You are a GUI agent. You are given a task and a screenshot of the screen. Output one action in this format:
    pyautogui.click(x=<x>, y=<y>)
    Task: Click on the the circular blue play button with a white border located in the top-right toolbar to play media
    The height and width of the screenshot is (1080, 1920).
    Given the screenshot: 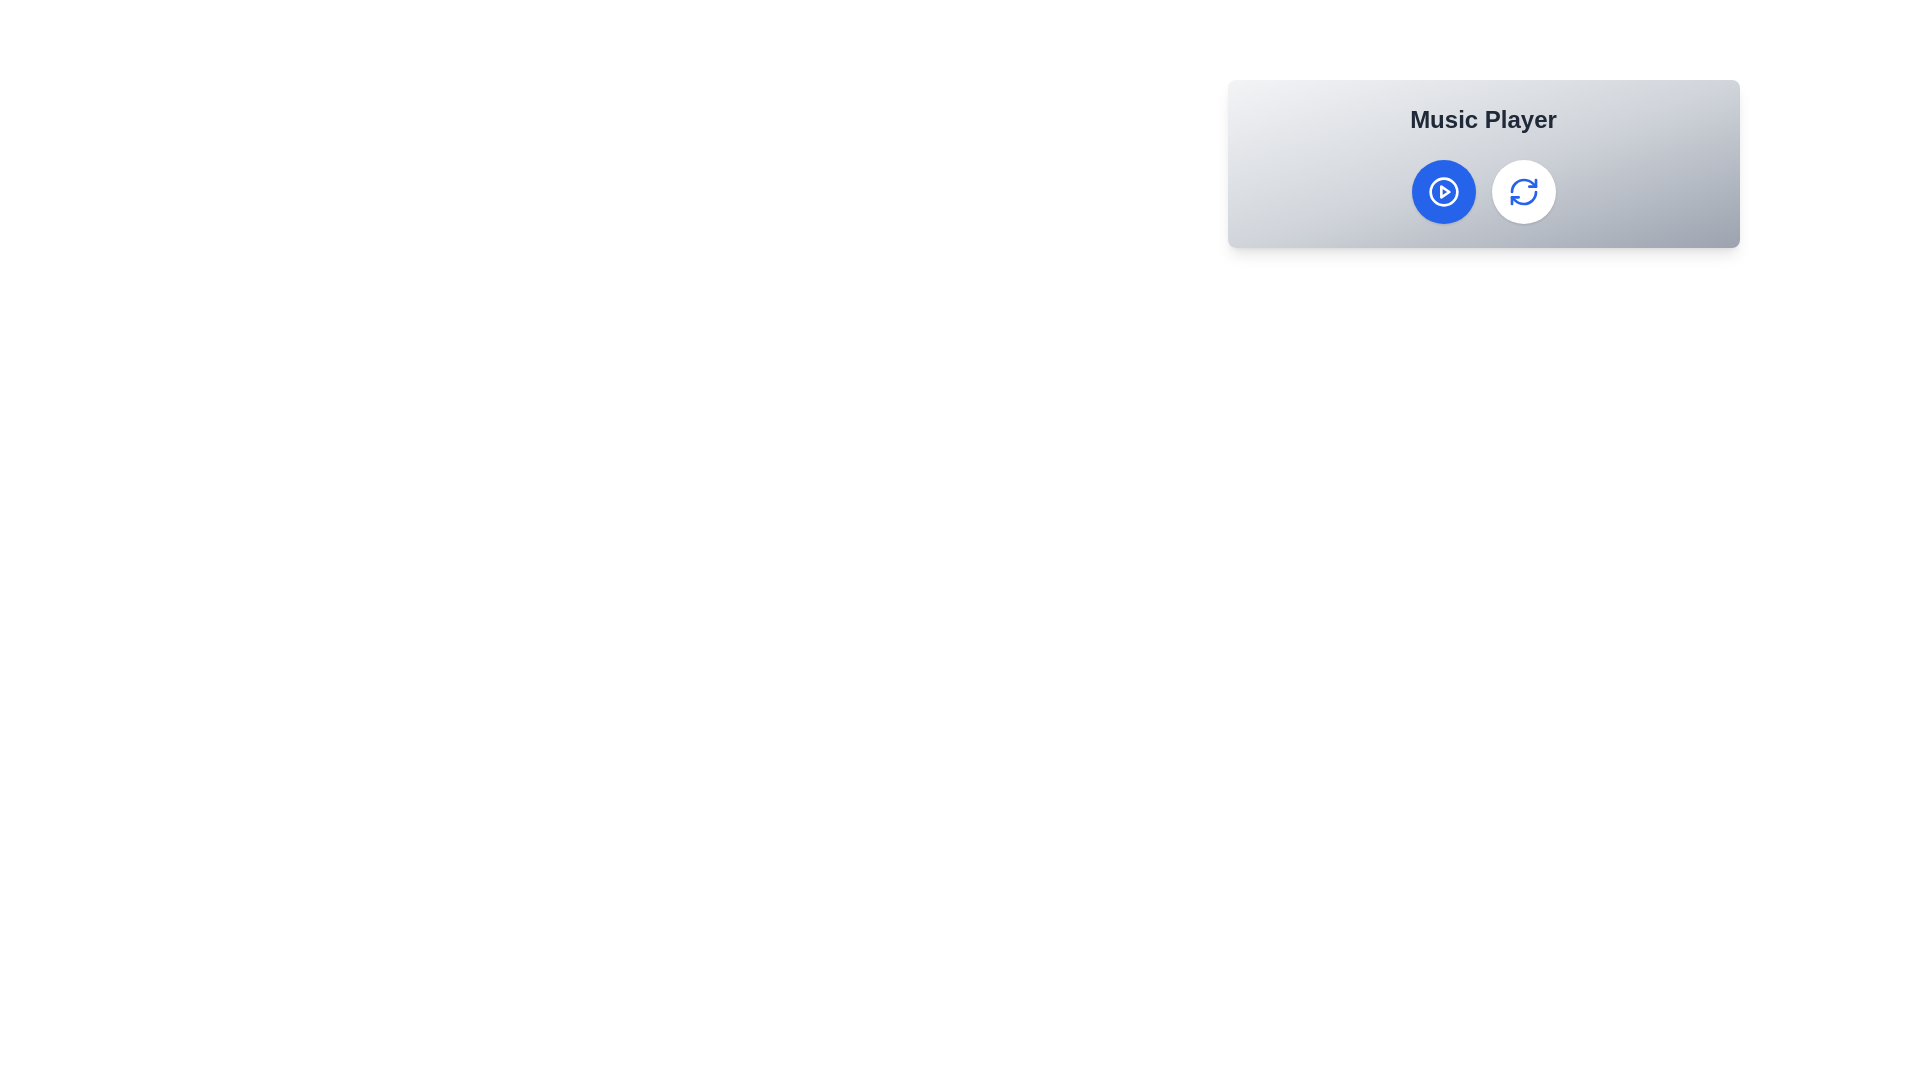 What is the action you would take?
    pyautogui.click(x=1443, y=192)
    